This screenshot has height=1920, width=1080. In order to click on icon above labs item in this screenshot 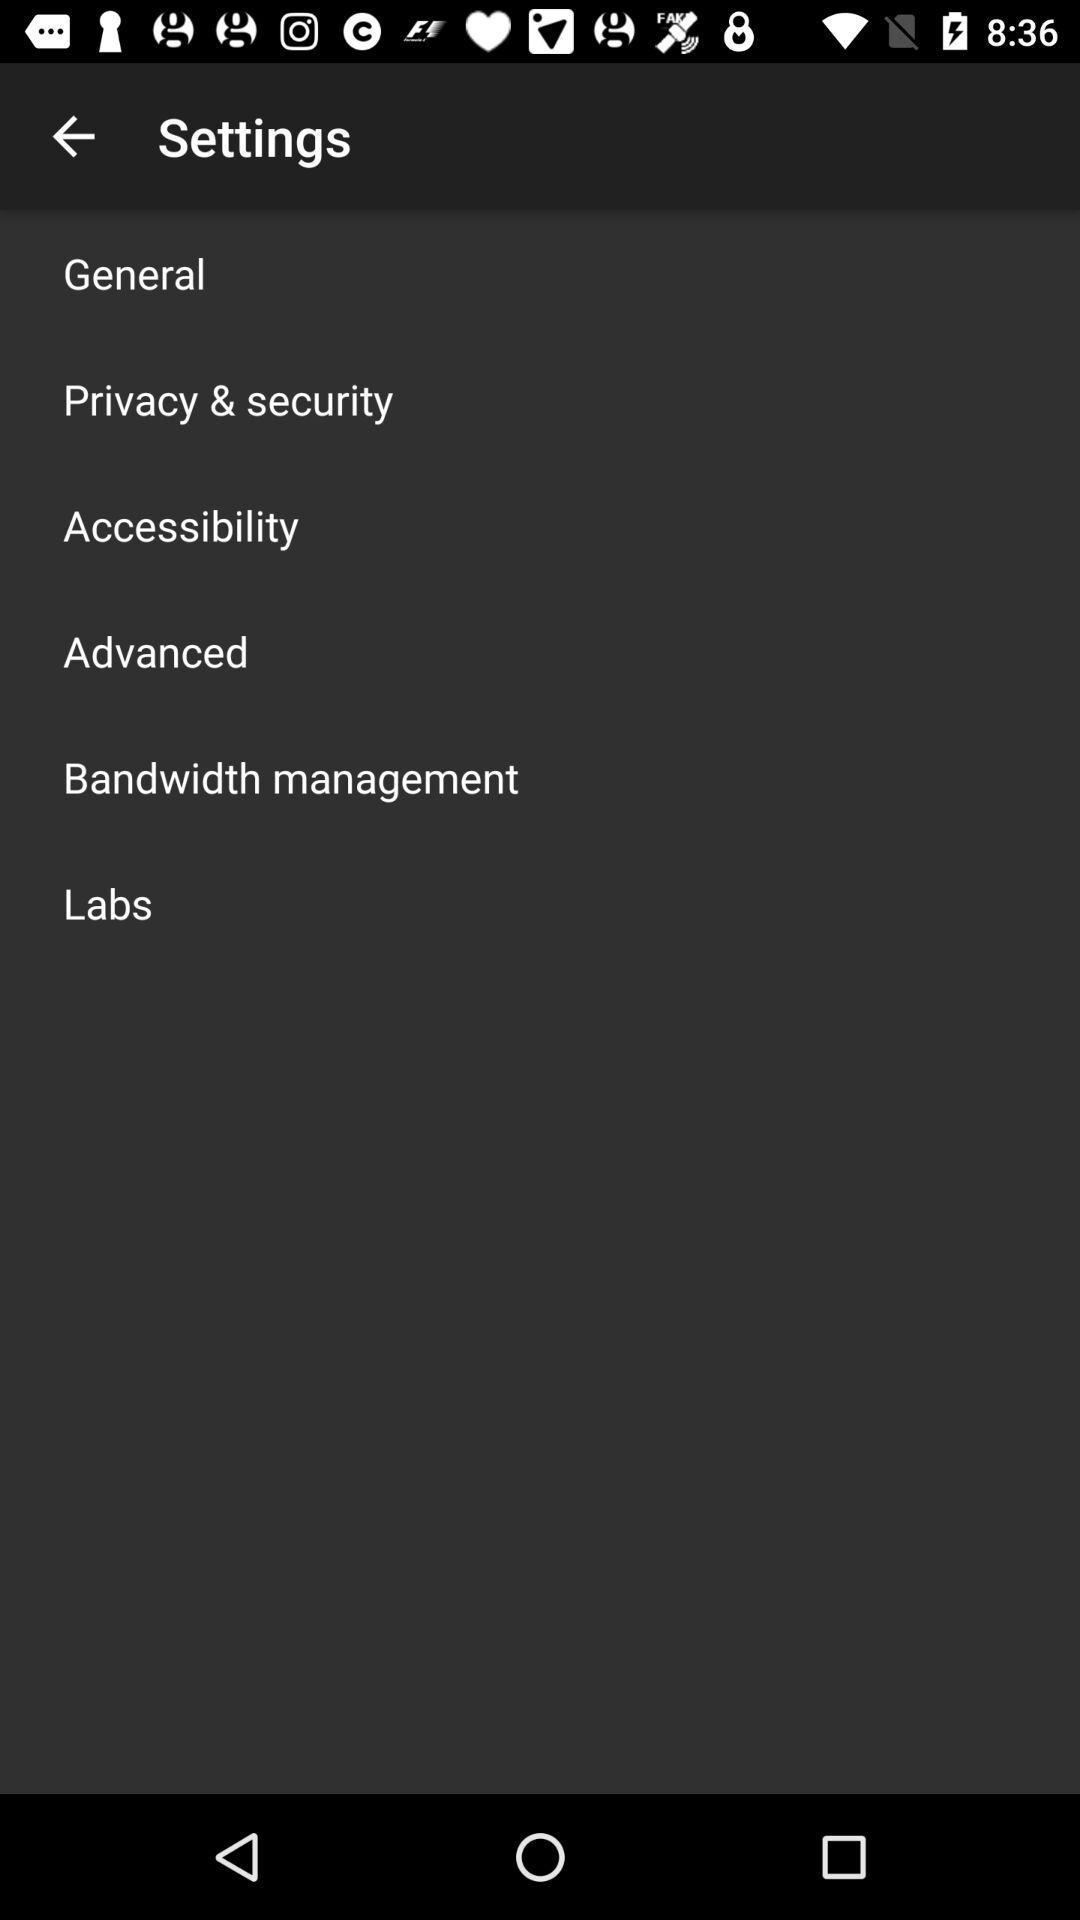, I will do `click(290, 776)`.